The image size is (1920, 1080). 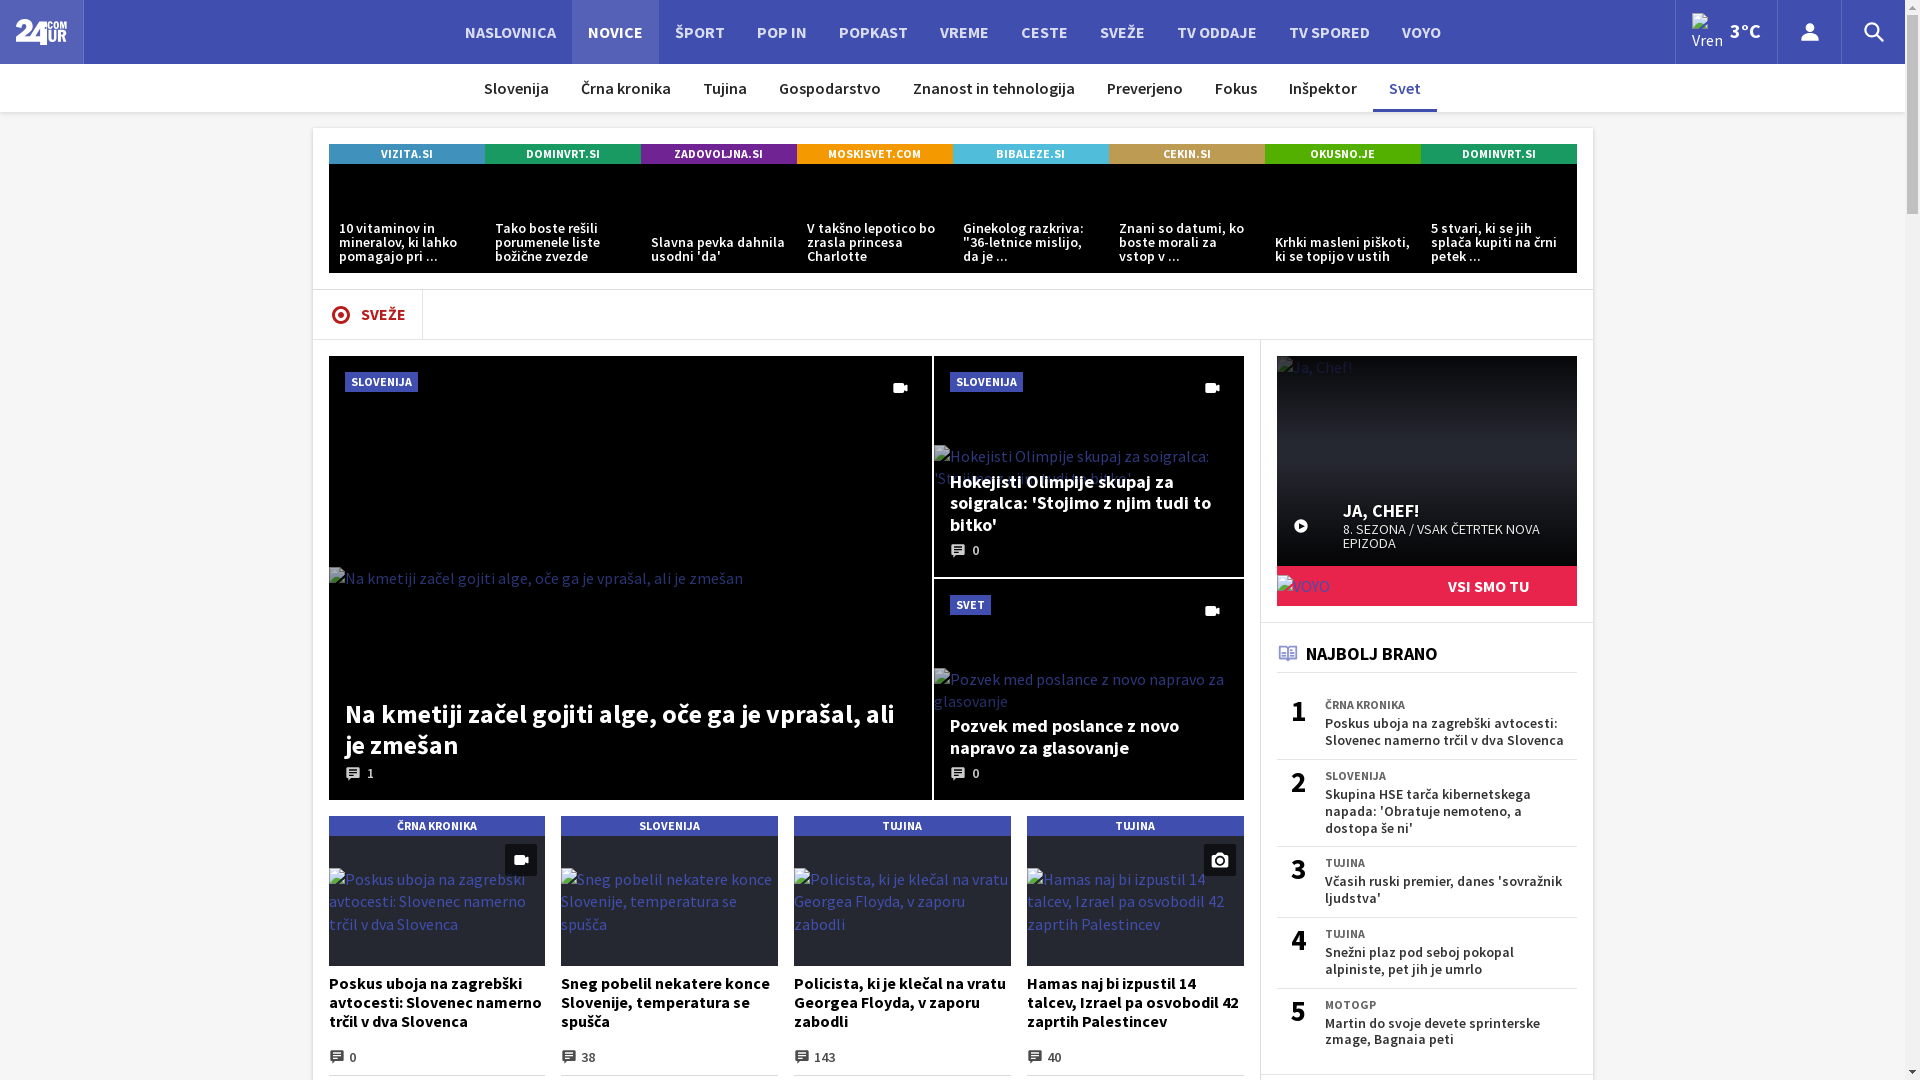 I want to click on 'POP IN', so click(x=780, y=31).